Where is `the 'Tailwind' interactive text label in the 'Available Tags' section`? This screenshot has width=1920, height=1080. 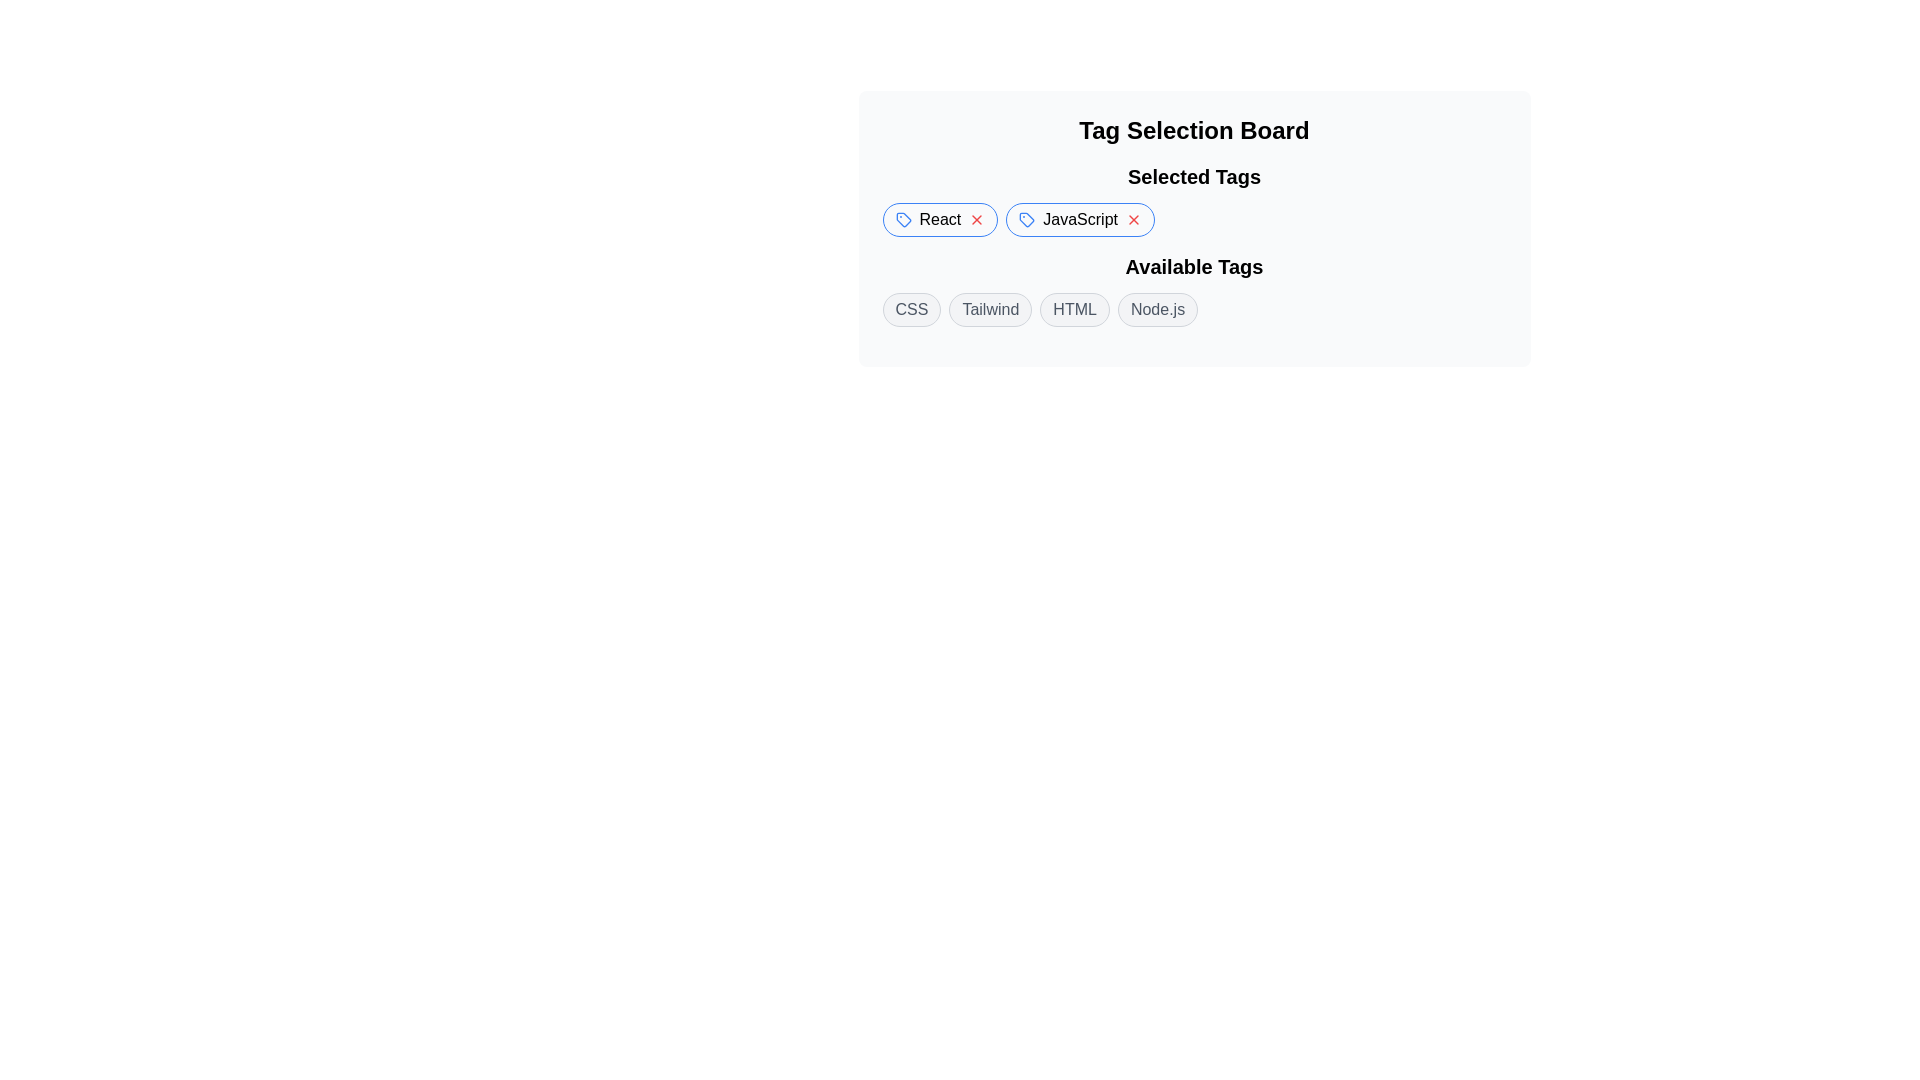
the 'Tailwind' interactive text label in the 'Available Tags' section is located at coordinates (990, 309).